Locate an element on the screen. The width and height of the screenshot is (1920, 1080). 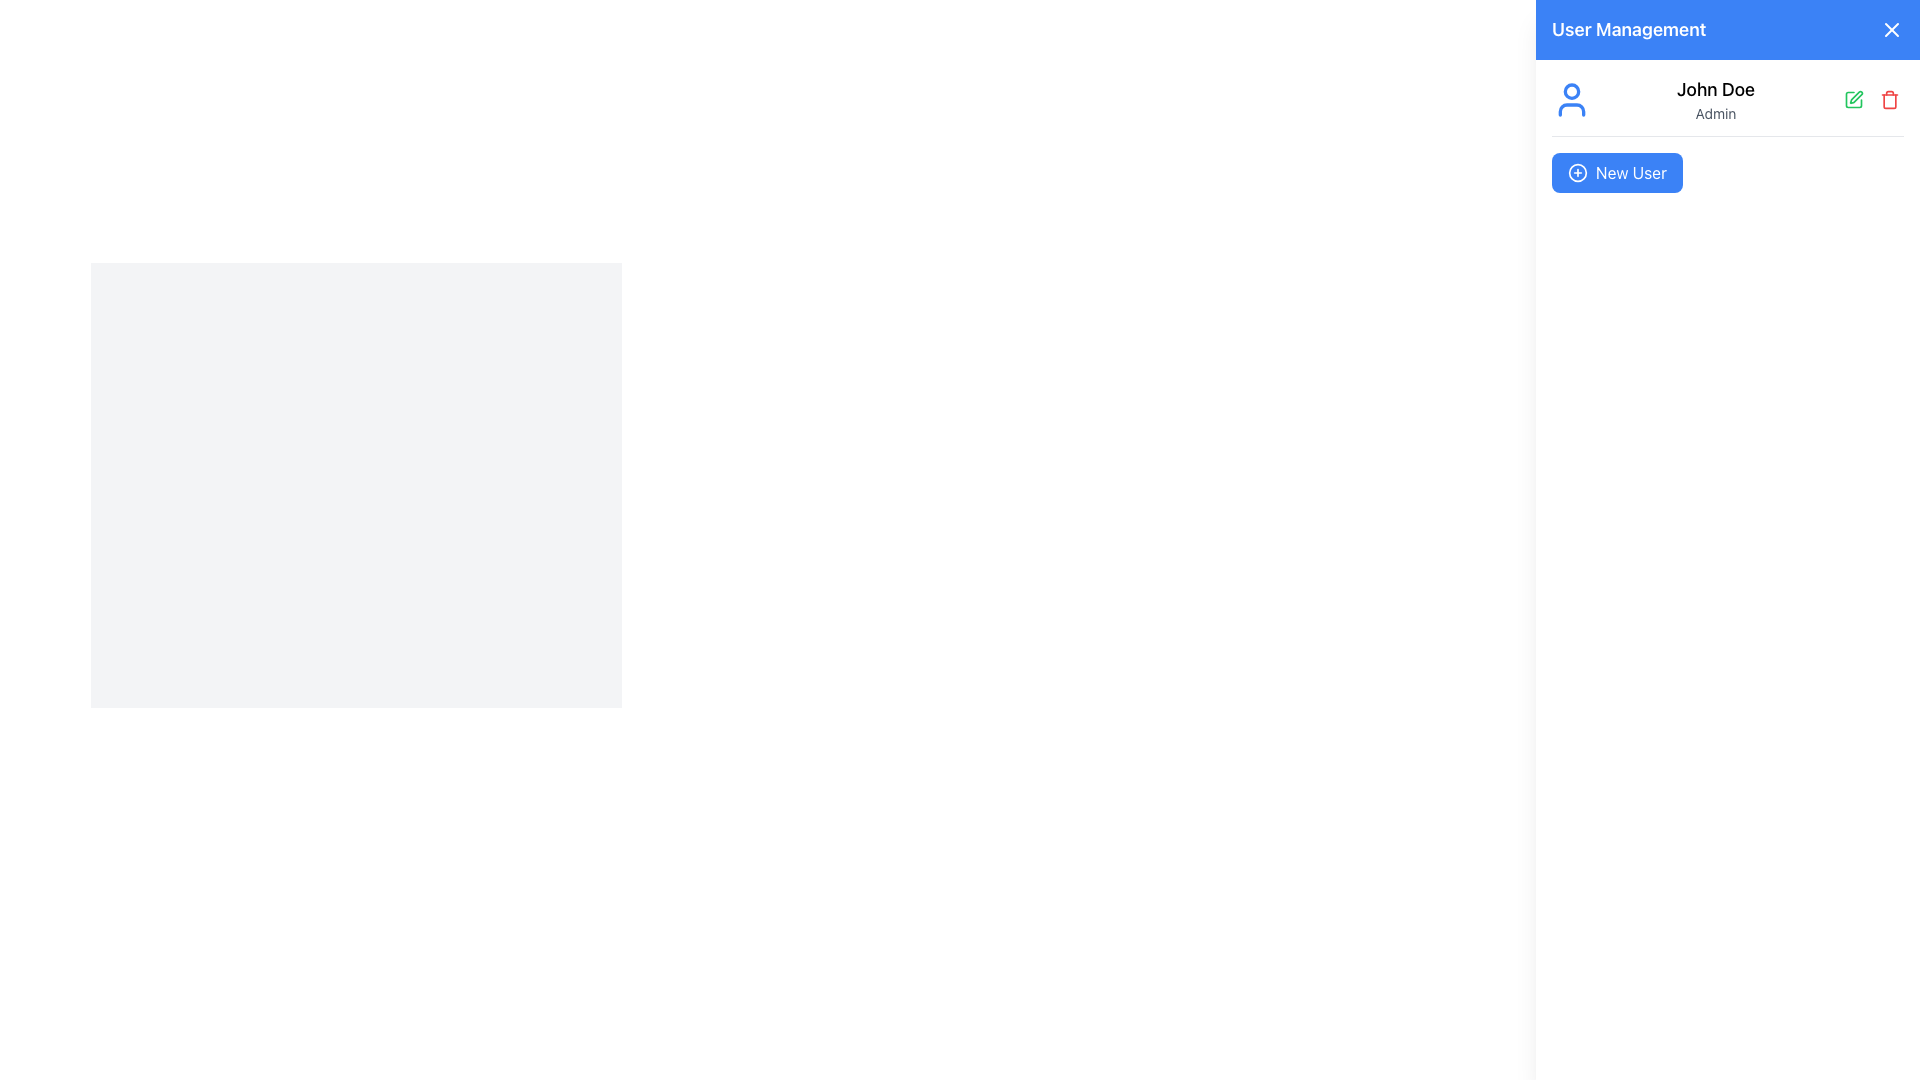
the user avatar icon located in the 'User Management' panel, positioned to the left of the 'John Doe' text and above the 'Admin' label is located at coordinates (1570, 100).